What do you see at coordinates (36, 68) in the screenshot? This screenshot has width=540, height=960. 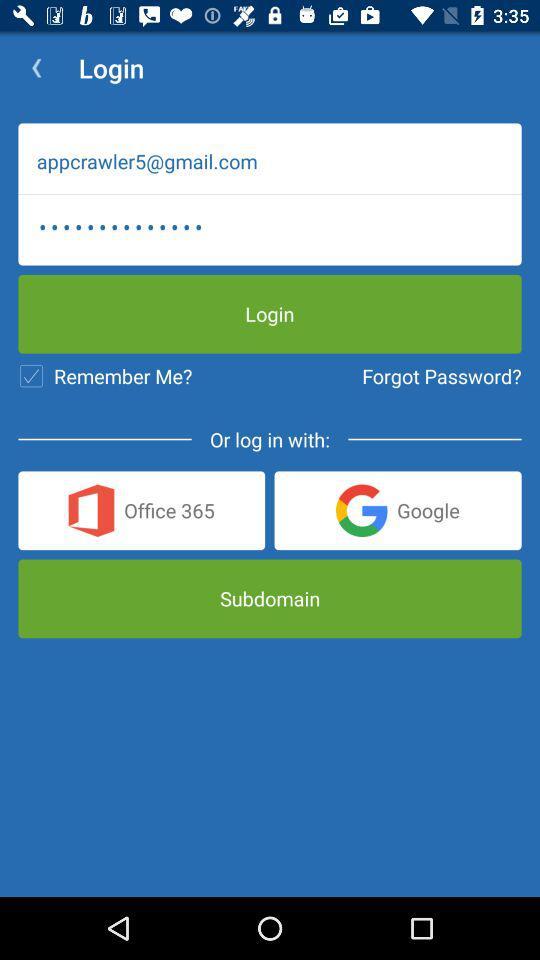 I see `icon to the left of the login` at bounding box center [36, 68].